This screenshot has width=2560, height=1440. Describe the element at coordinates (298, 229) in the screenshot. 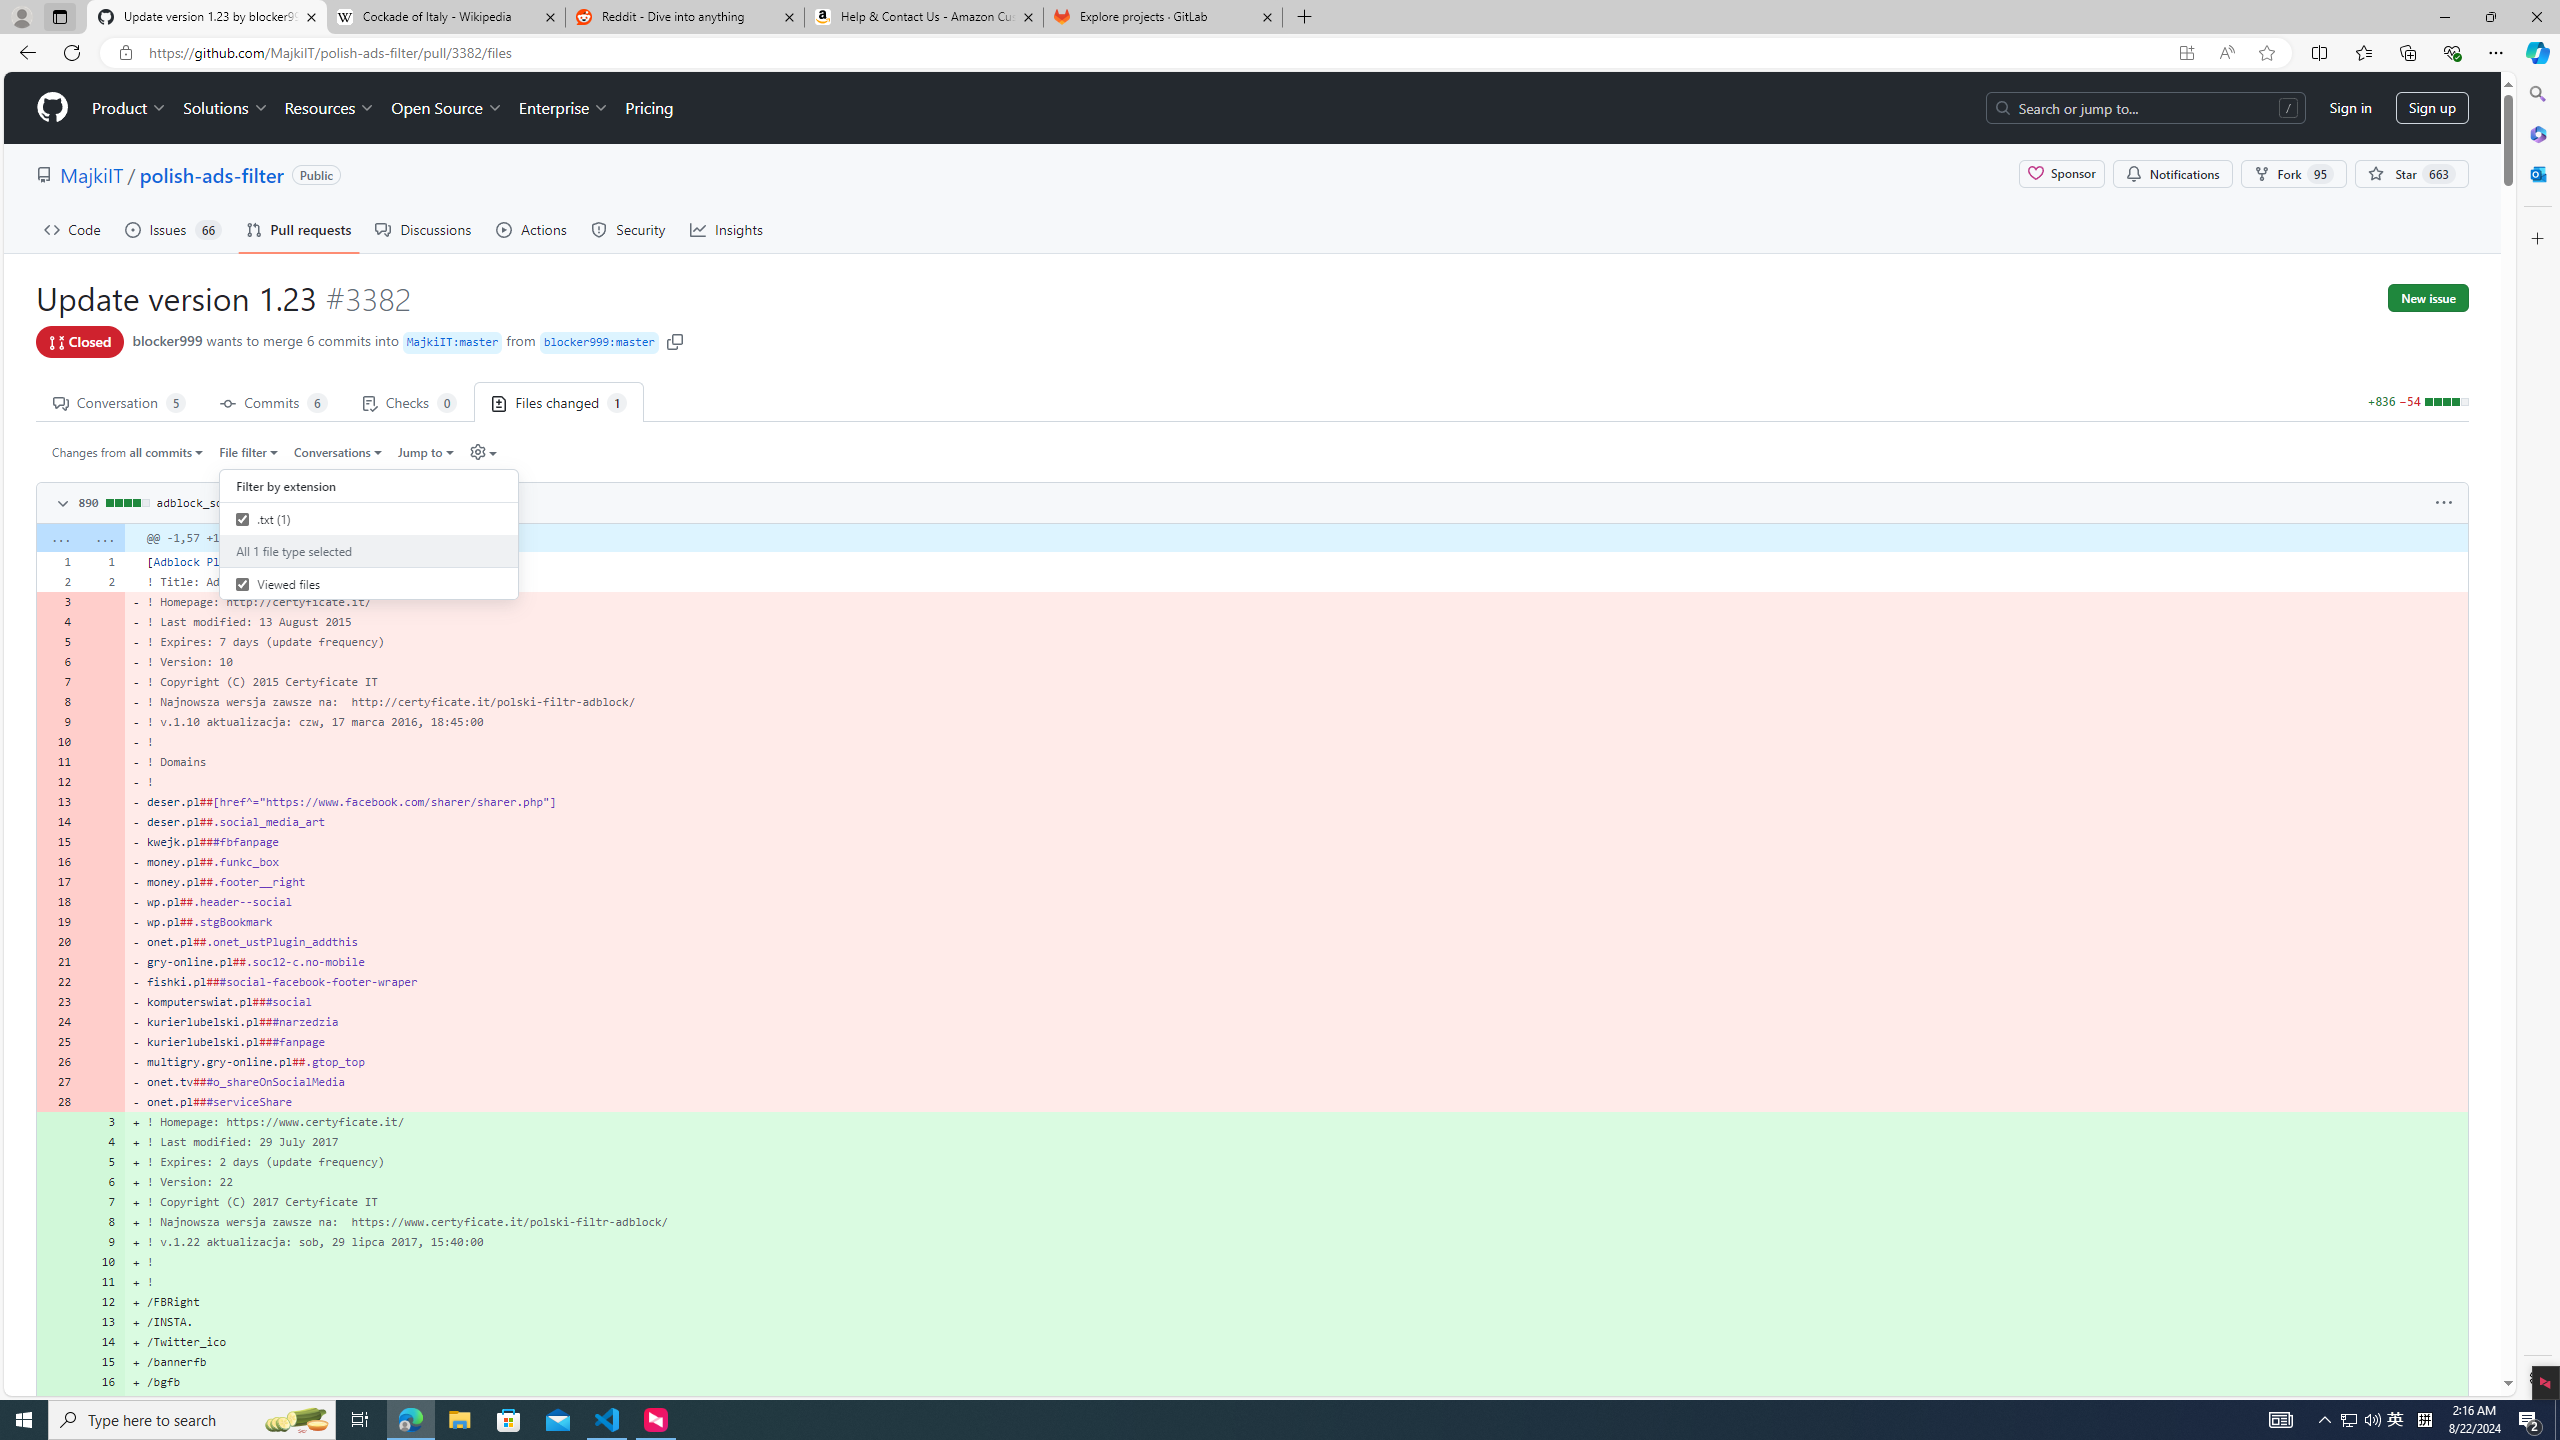

I see `'Pull requests'` at that location.